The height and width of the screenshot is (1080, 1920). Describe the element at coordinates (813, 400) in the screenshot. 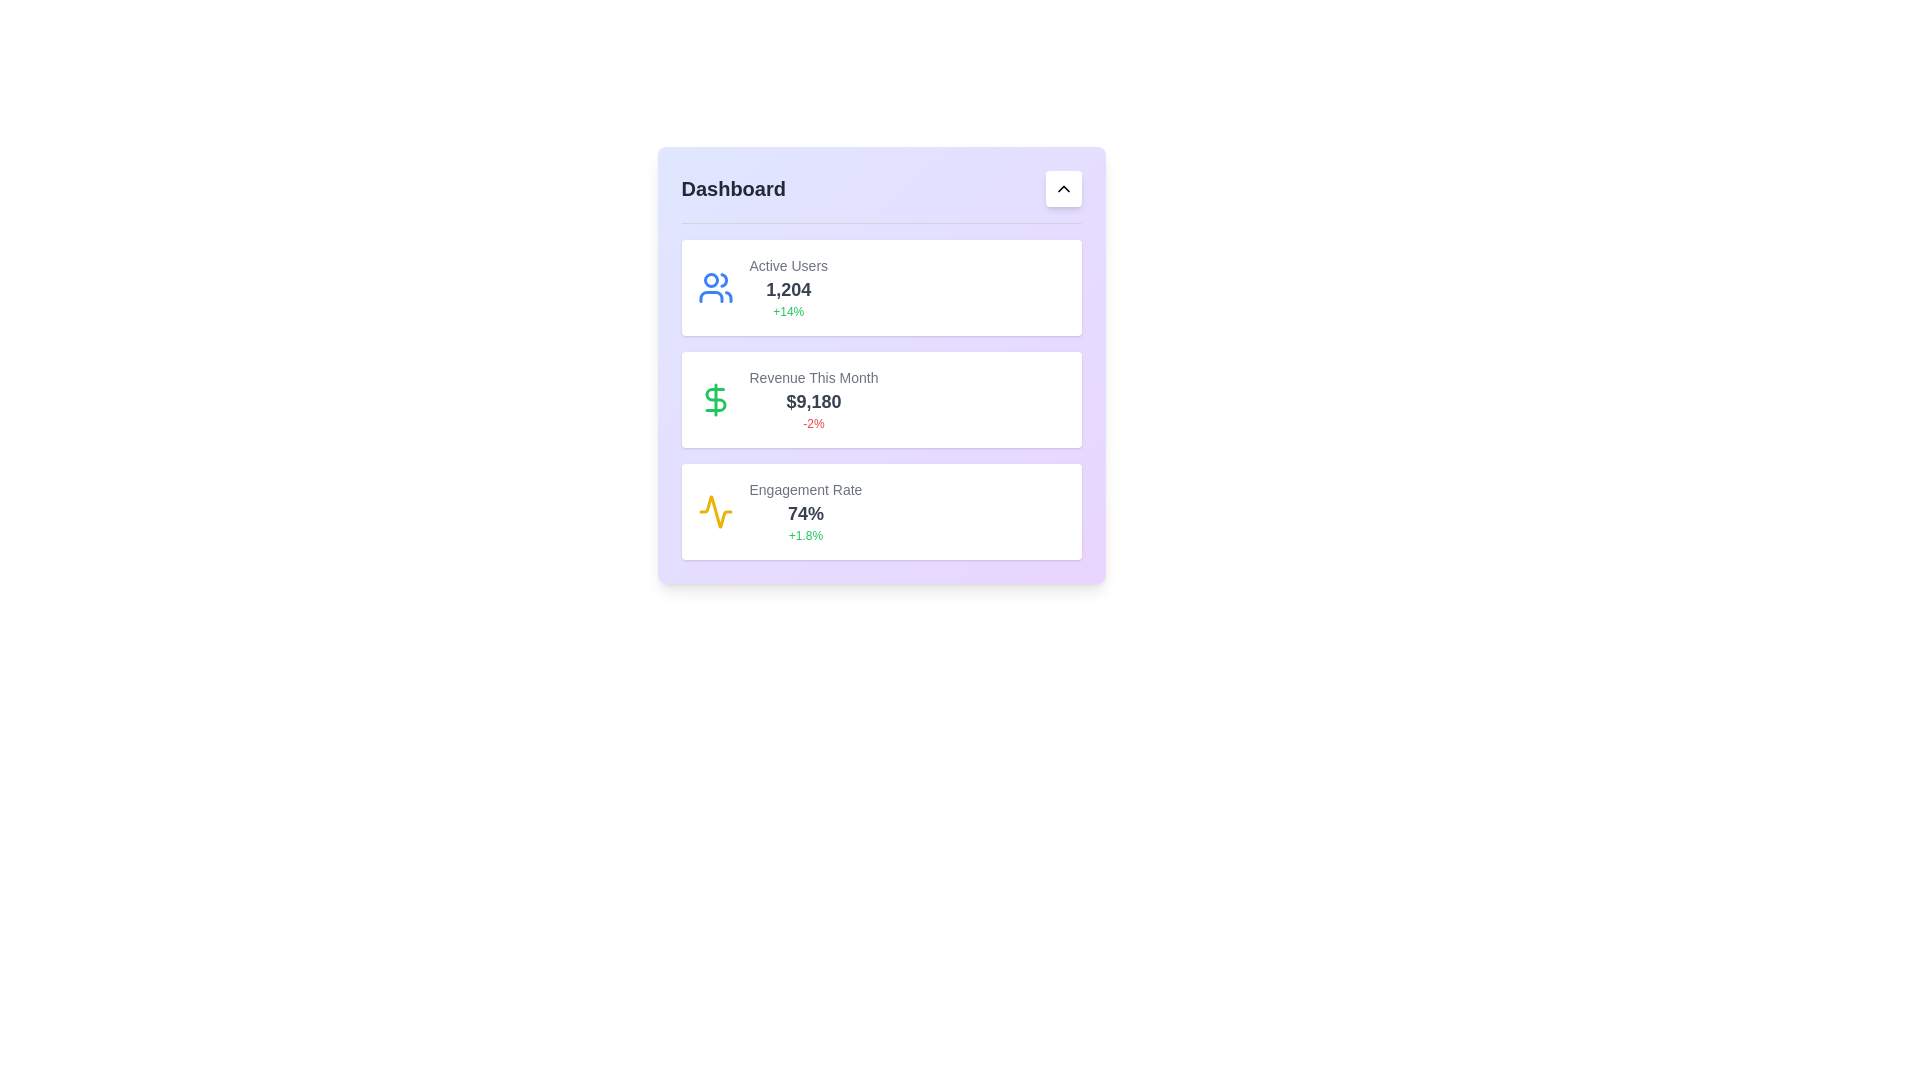

I see `displayed revenue information from the Text Block that shows 'Revenue This Month', '$9,180', and '-2%'` at that location.